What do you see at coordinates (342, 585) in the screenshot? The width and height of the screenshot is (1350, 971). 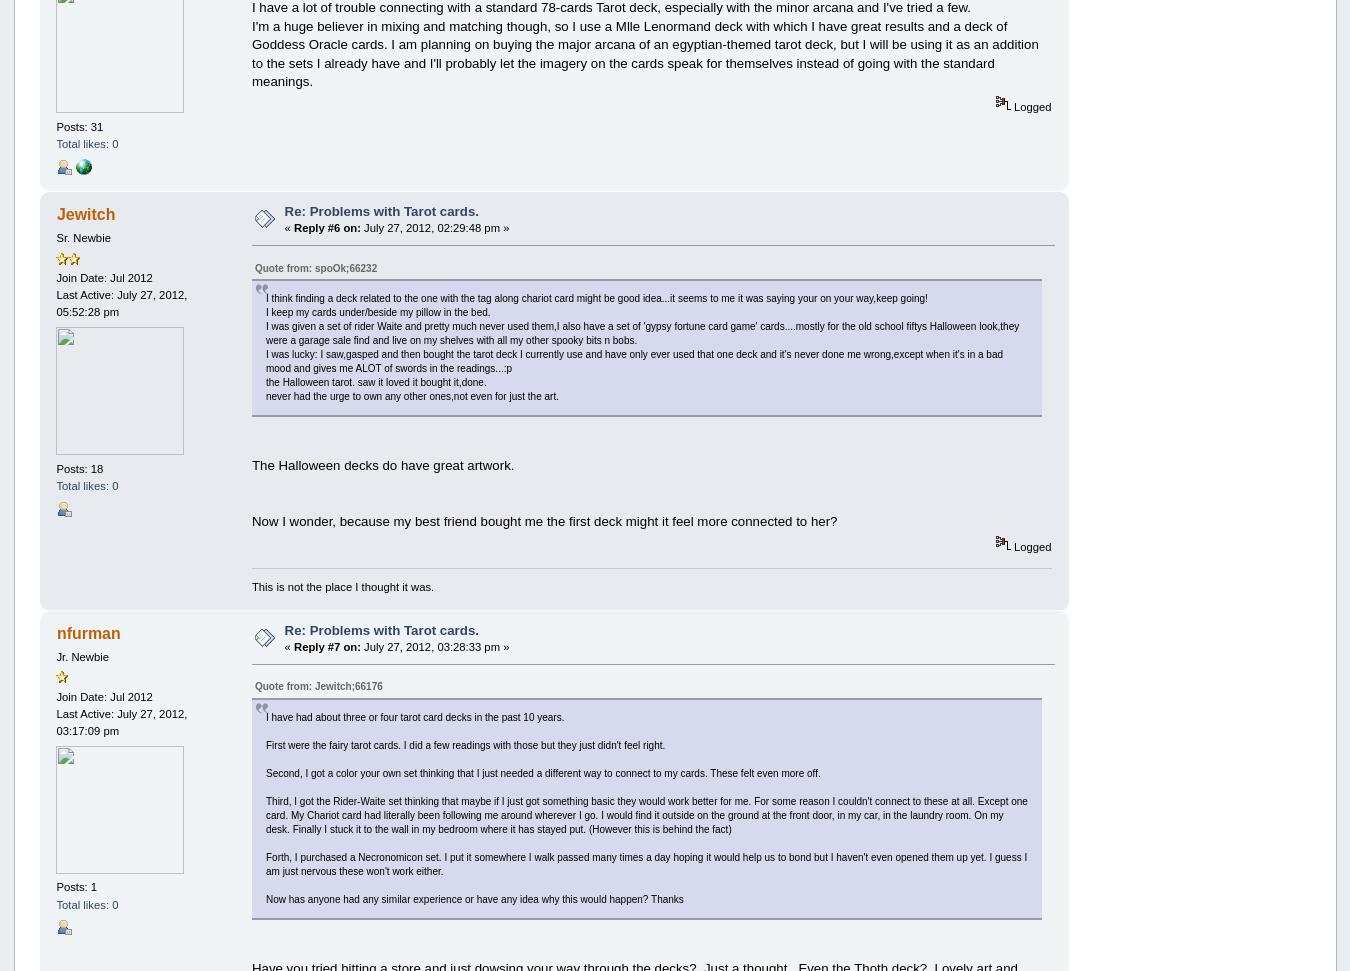 I see `'This is not the place I thought it was.'` at bounding box center [342, 585].